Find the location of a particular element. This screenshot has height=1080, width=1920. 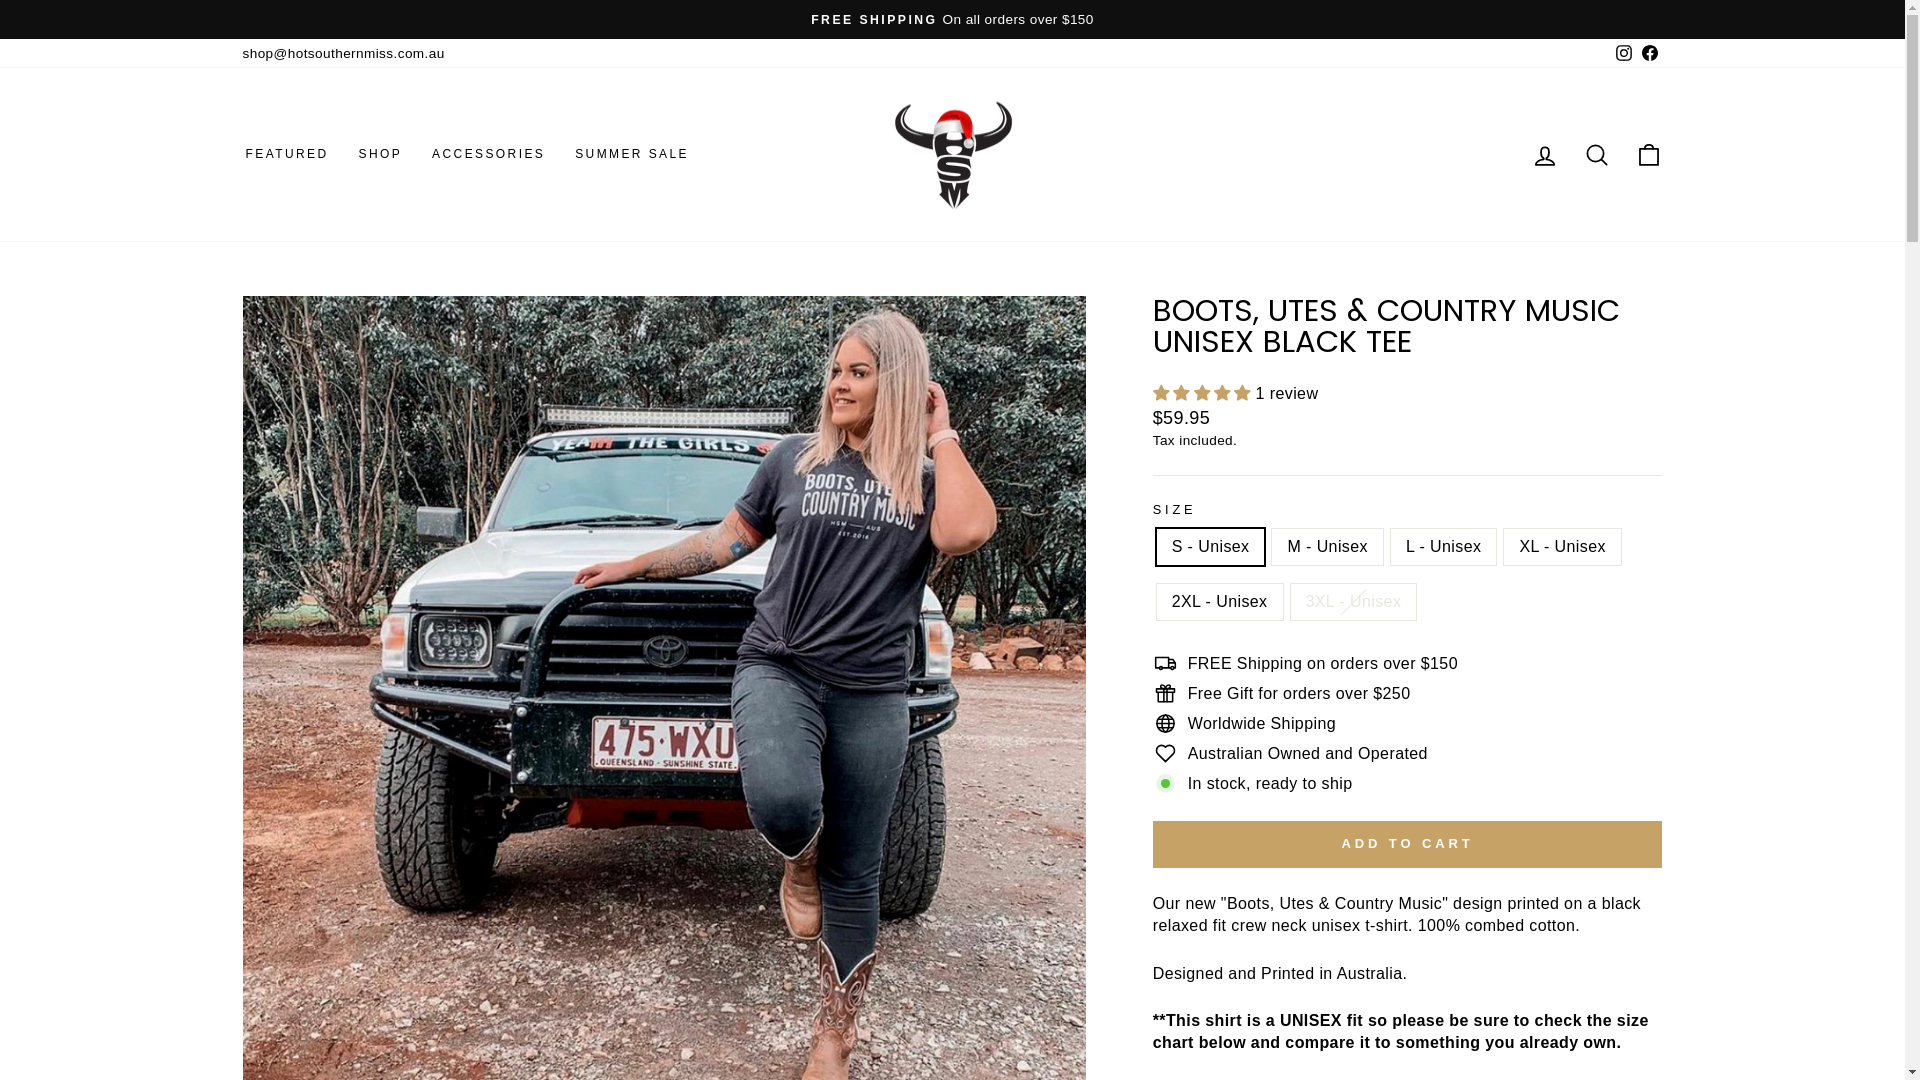

'SEARCH' is located at coordinates (1595, 153).